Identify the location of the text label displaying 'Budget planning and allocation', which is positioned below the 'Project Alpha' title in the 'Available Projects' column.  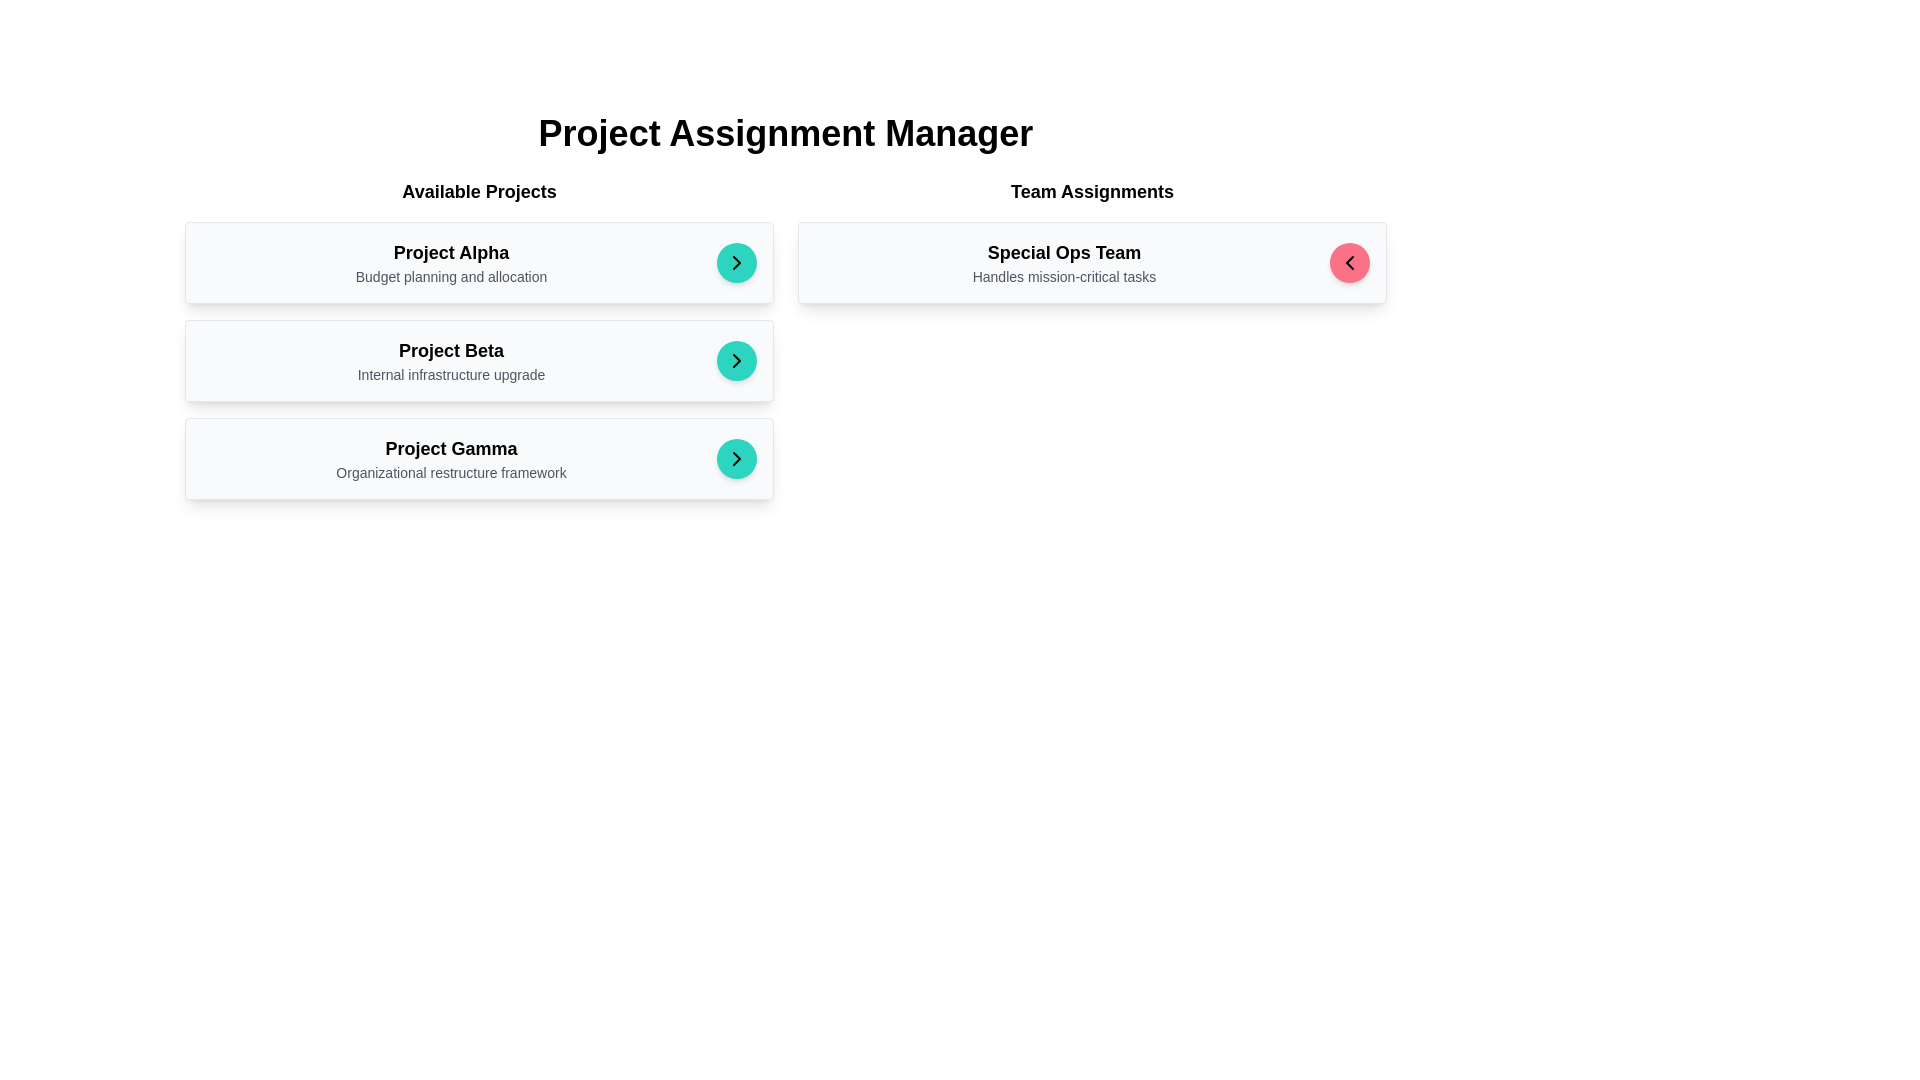
(450, 277).